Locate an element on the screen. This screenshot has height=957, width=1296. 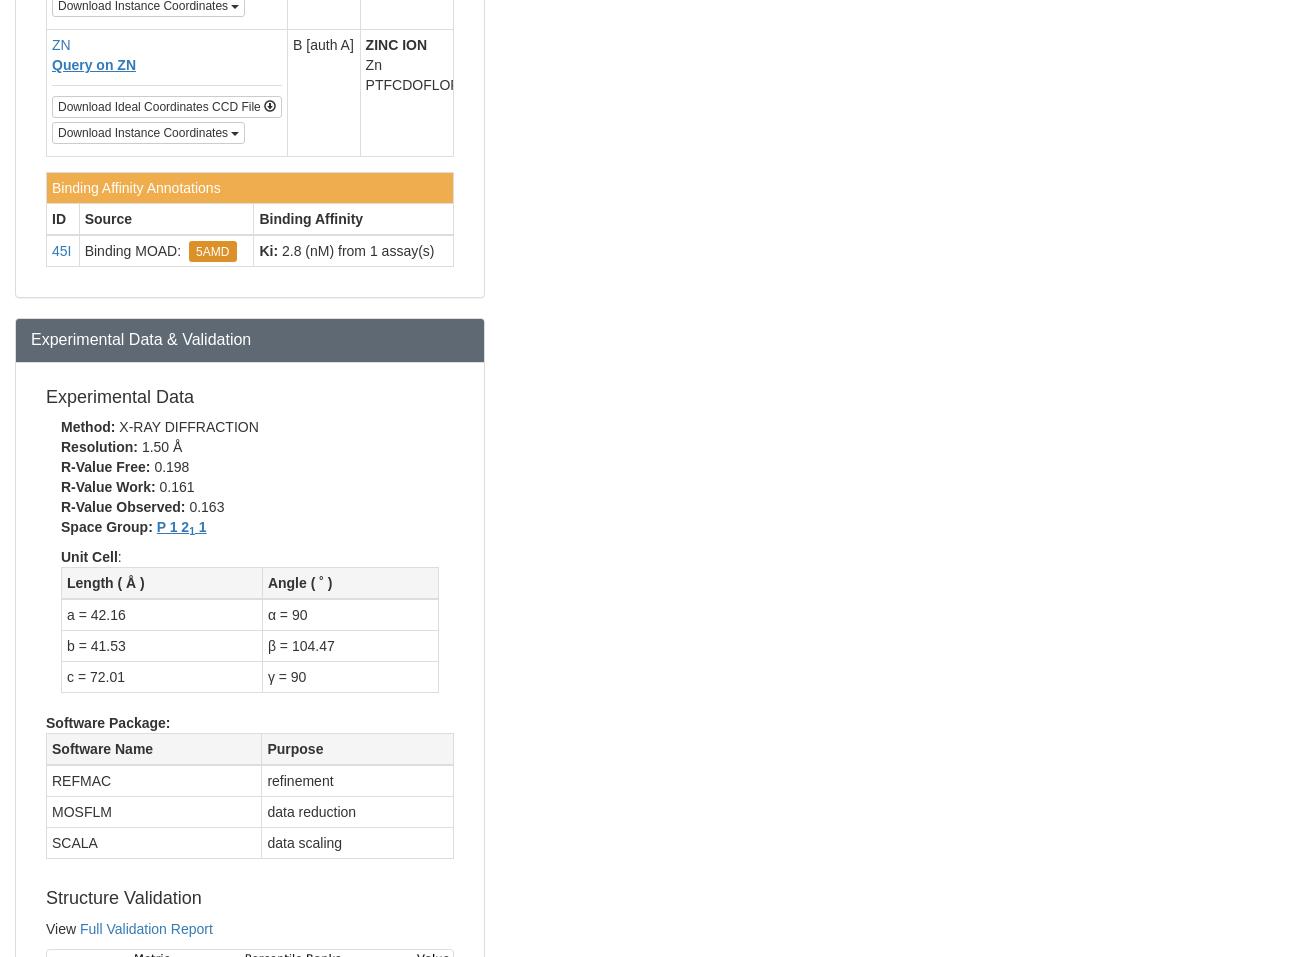
'Purpose' is located at coordinates (294, 749).